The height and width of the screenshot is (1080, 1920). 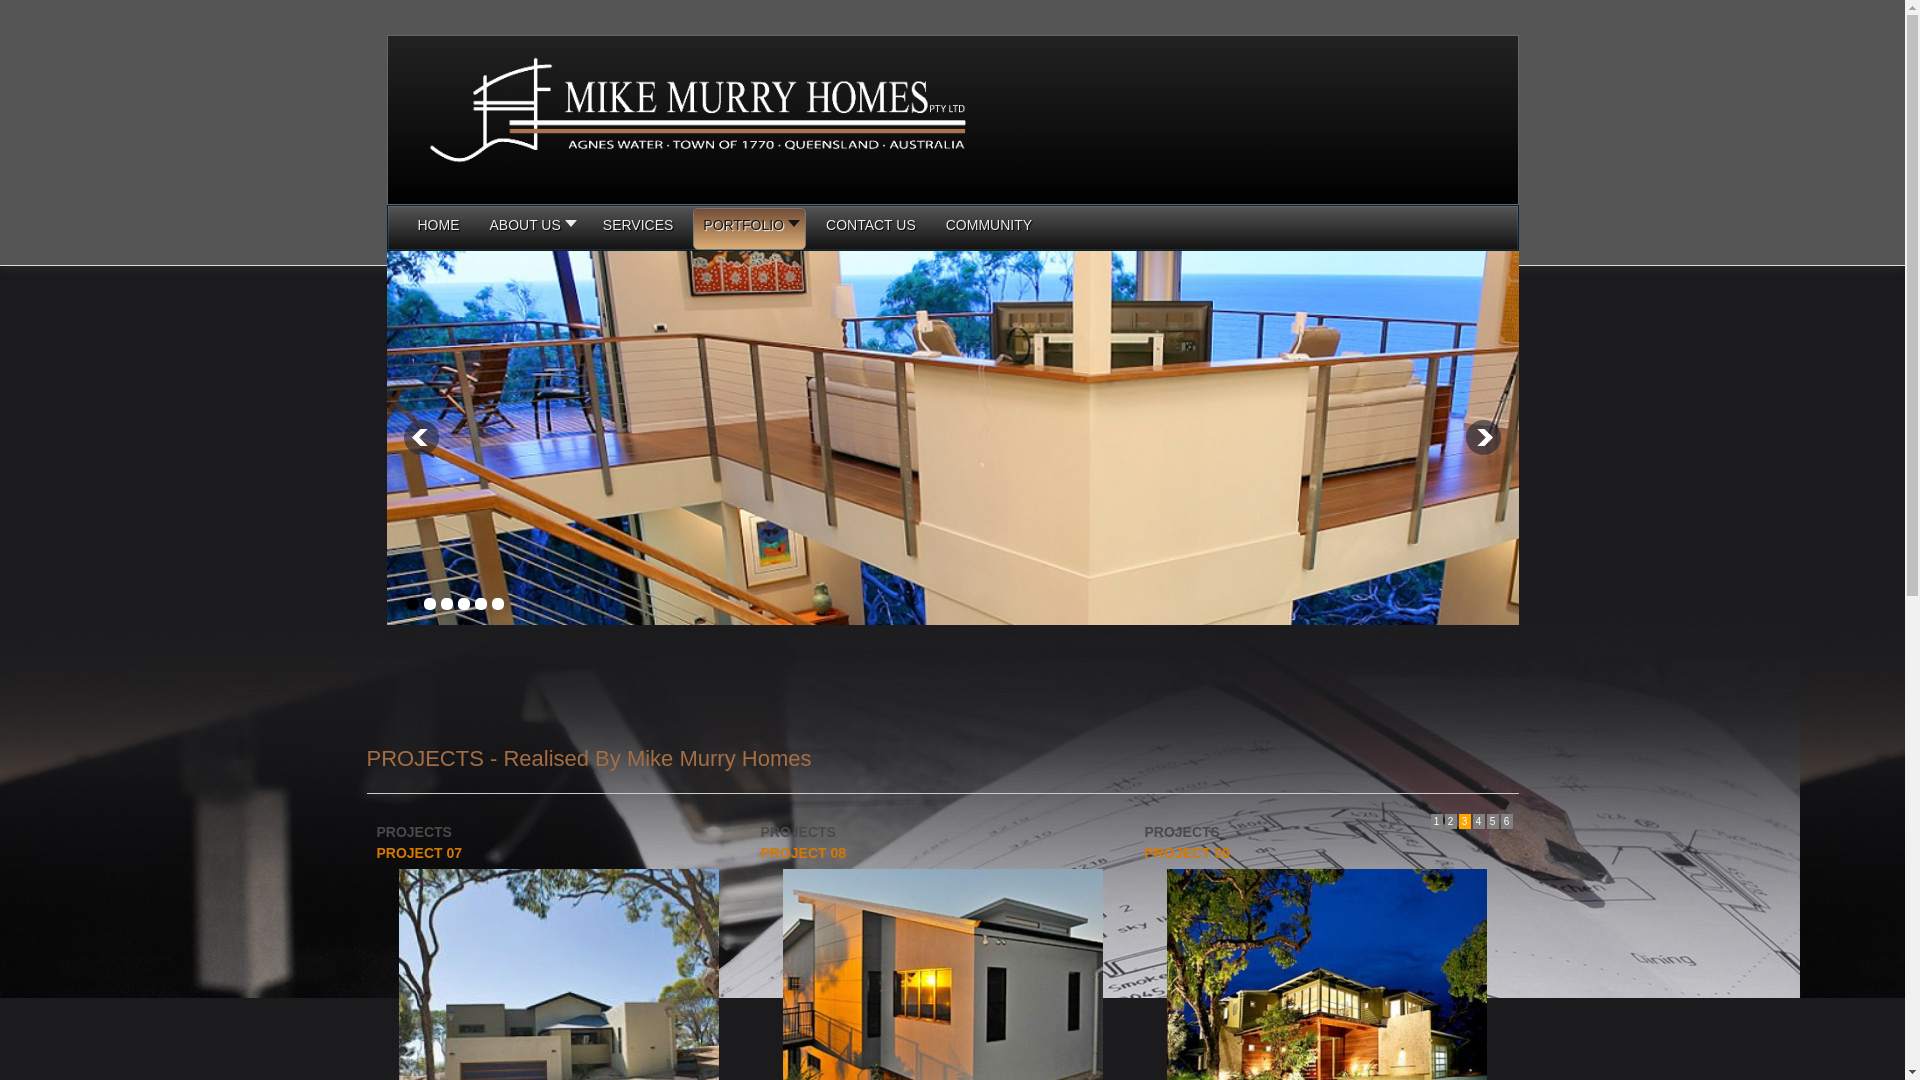 I want to click on 'PORTFOLIO', so click(x=748, y=229).